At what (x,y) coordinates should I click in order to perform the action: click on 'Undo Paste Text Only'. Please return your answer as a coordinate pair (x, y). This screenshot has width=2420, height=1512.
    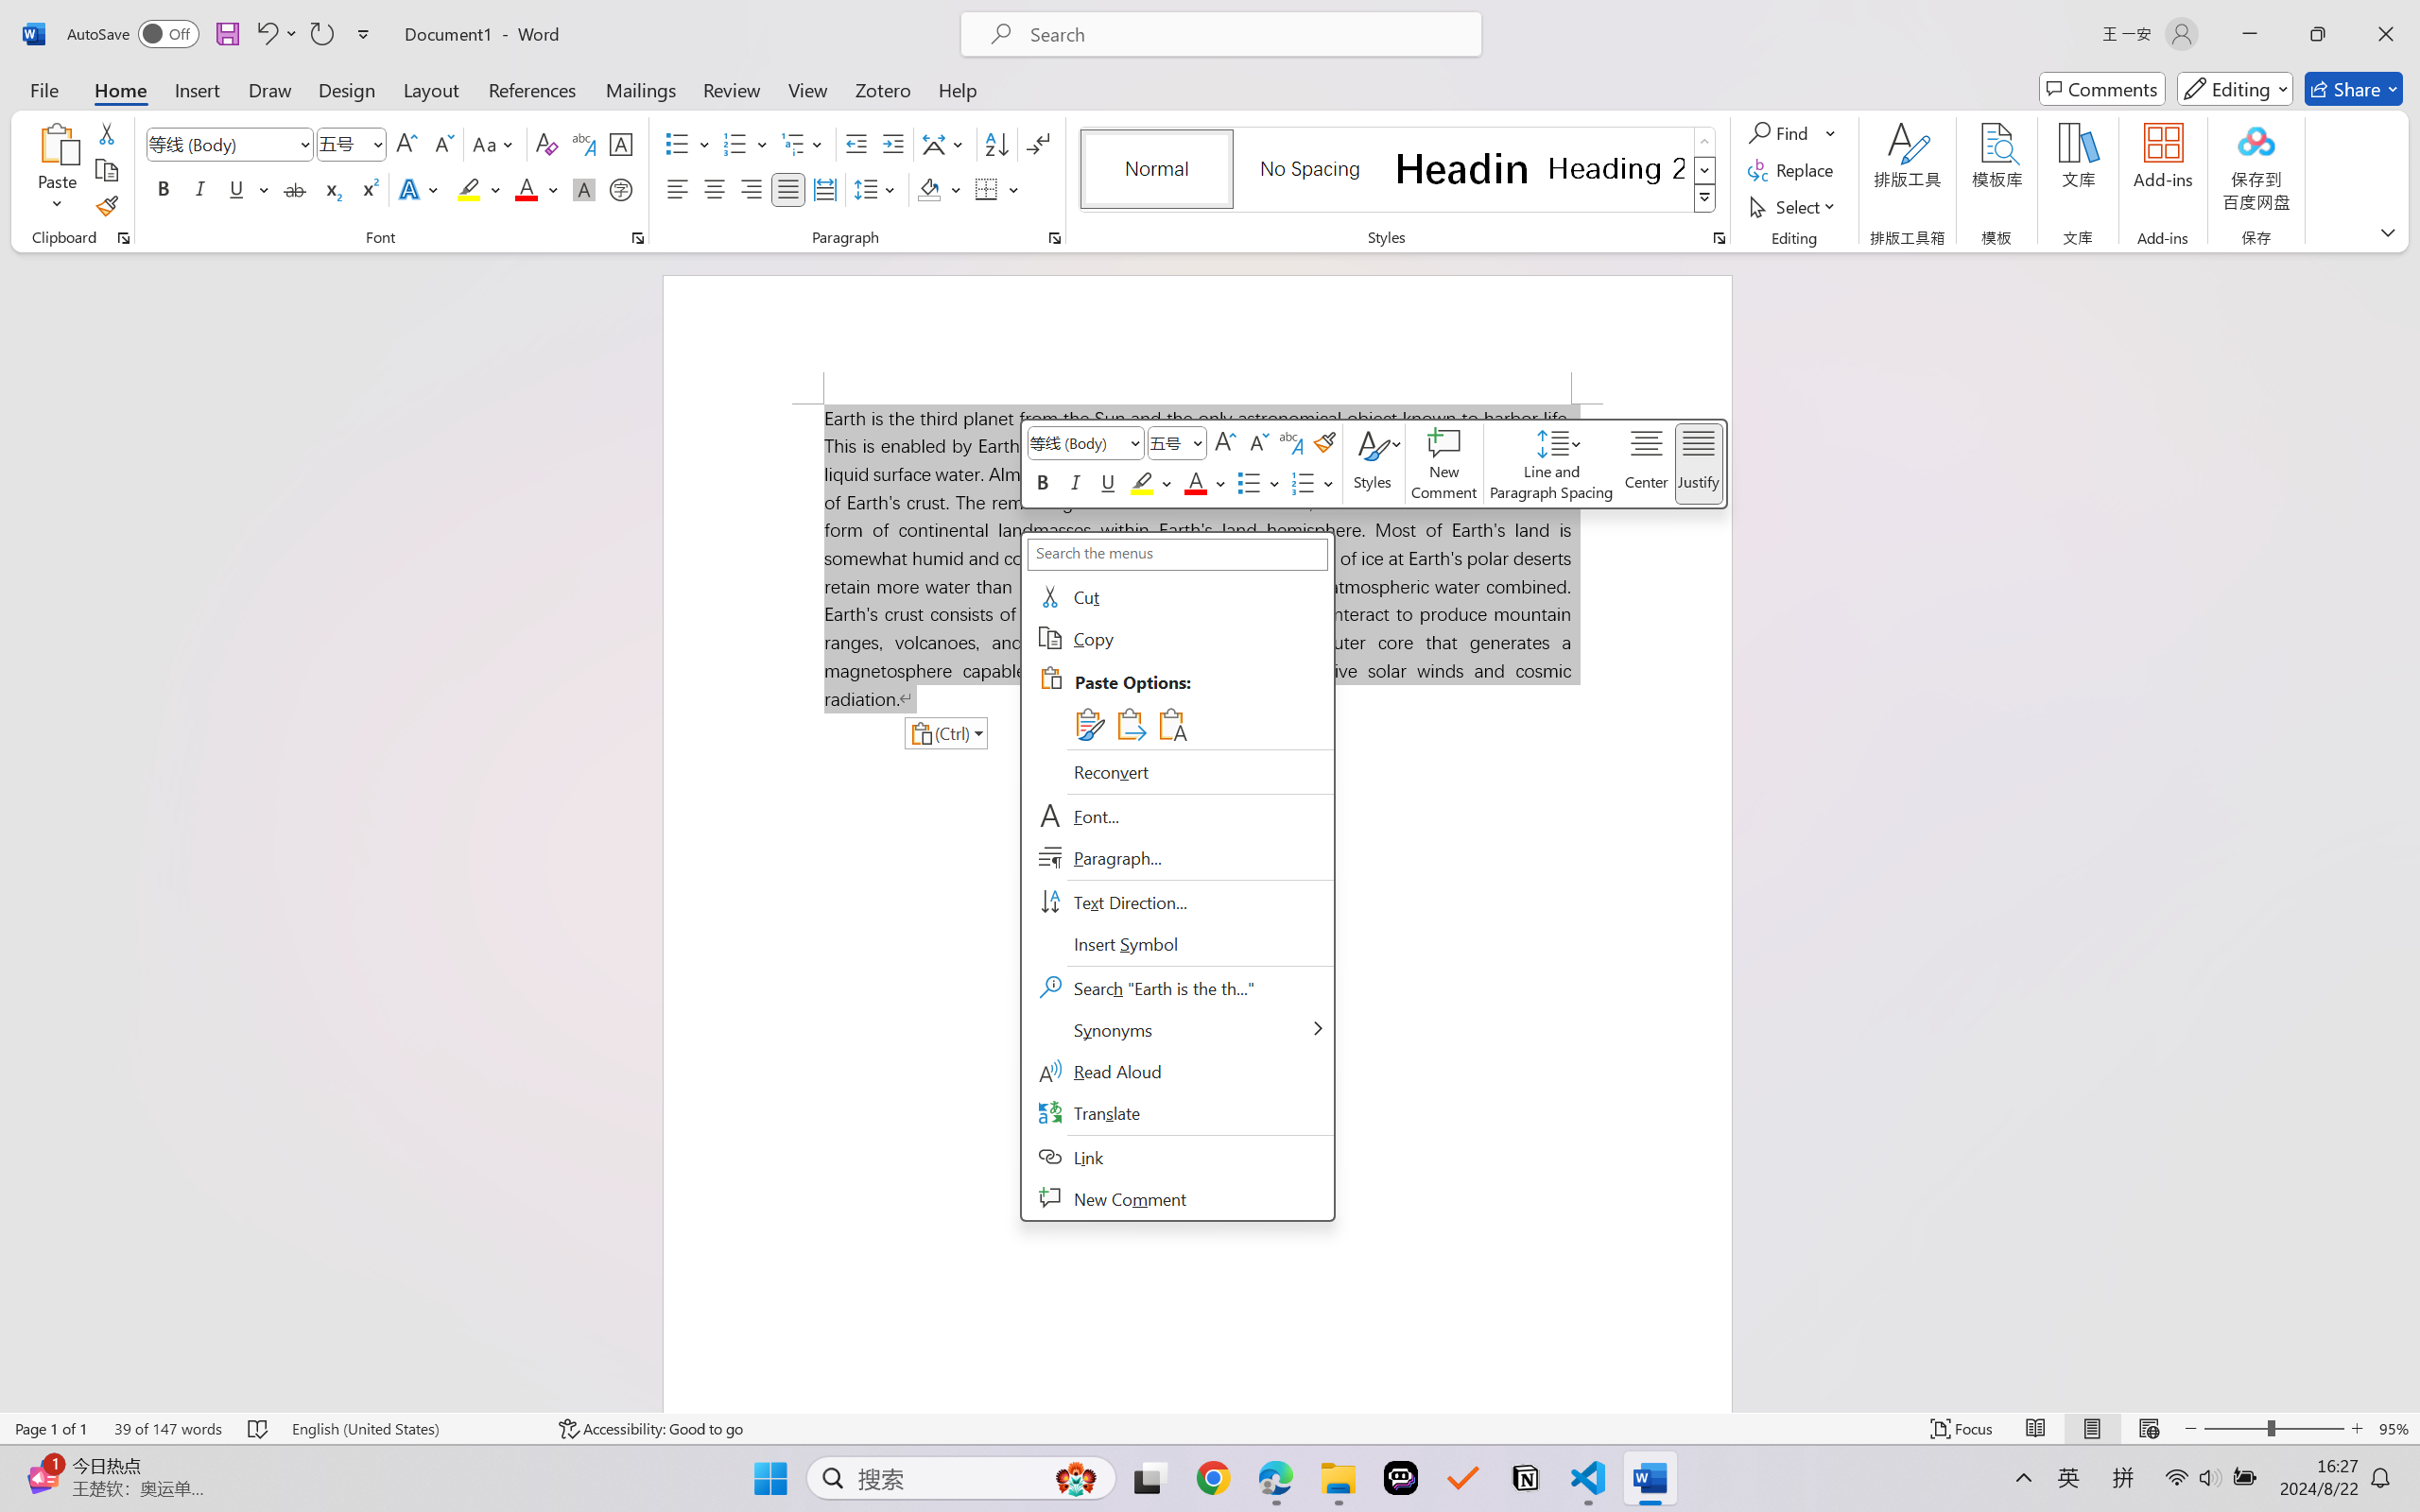
    Looking at the image, I should click on (265, 33).